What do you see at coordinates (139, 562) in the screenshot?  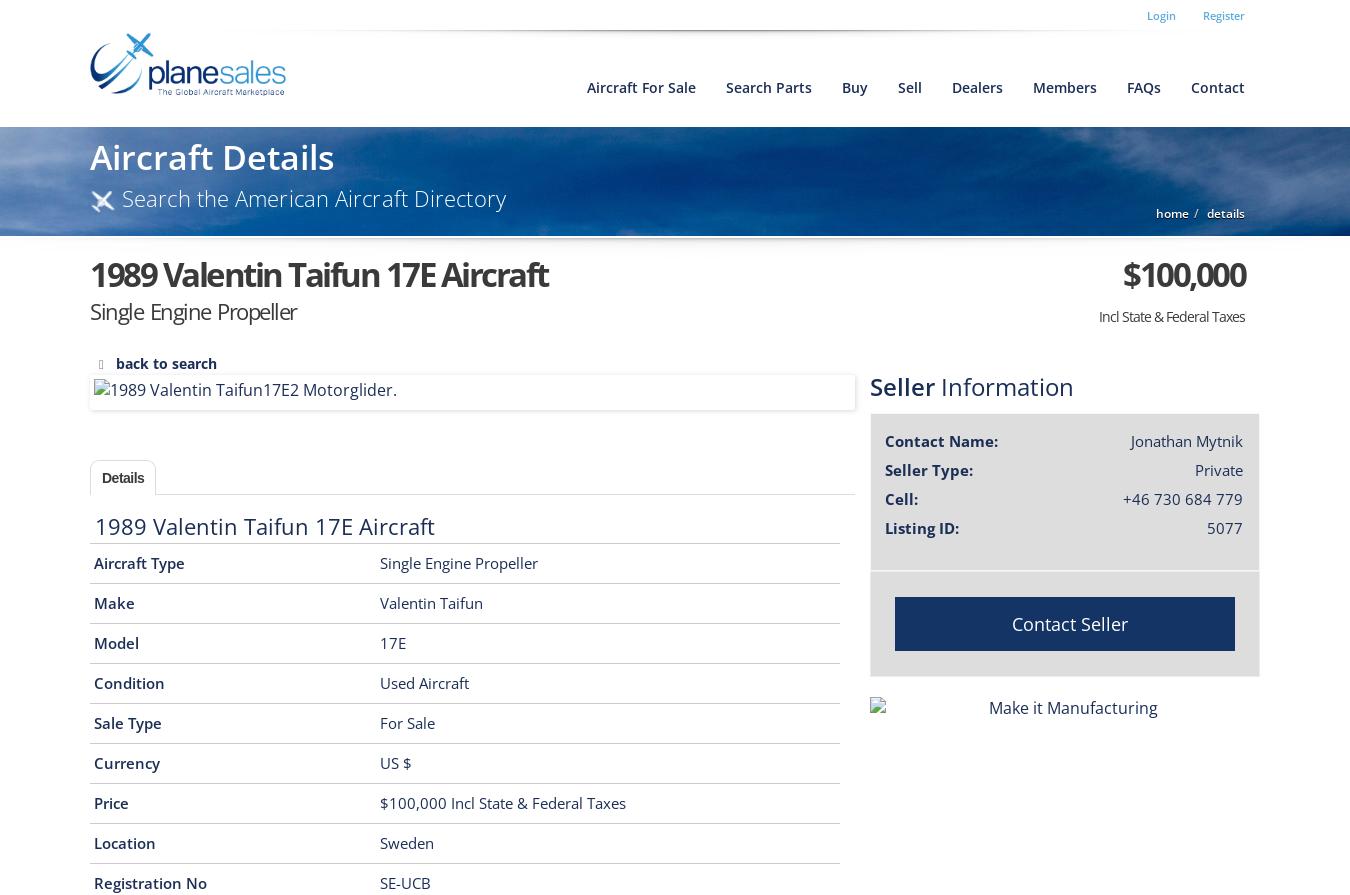 I see `'Aircraft Type'` at bounding box center [139, 562].